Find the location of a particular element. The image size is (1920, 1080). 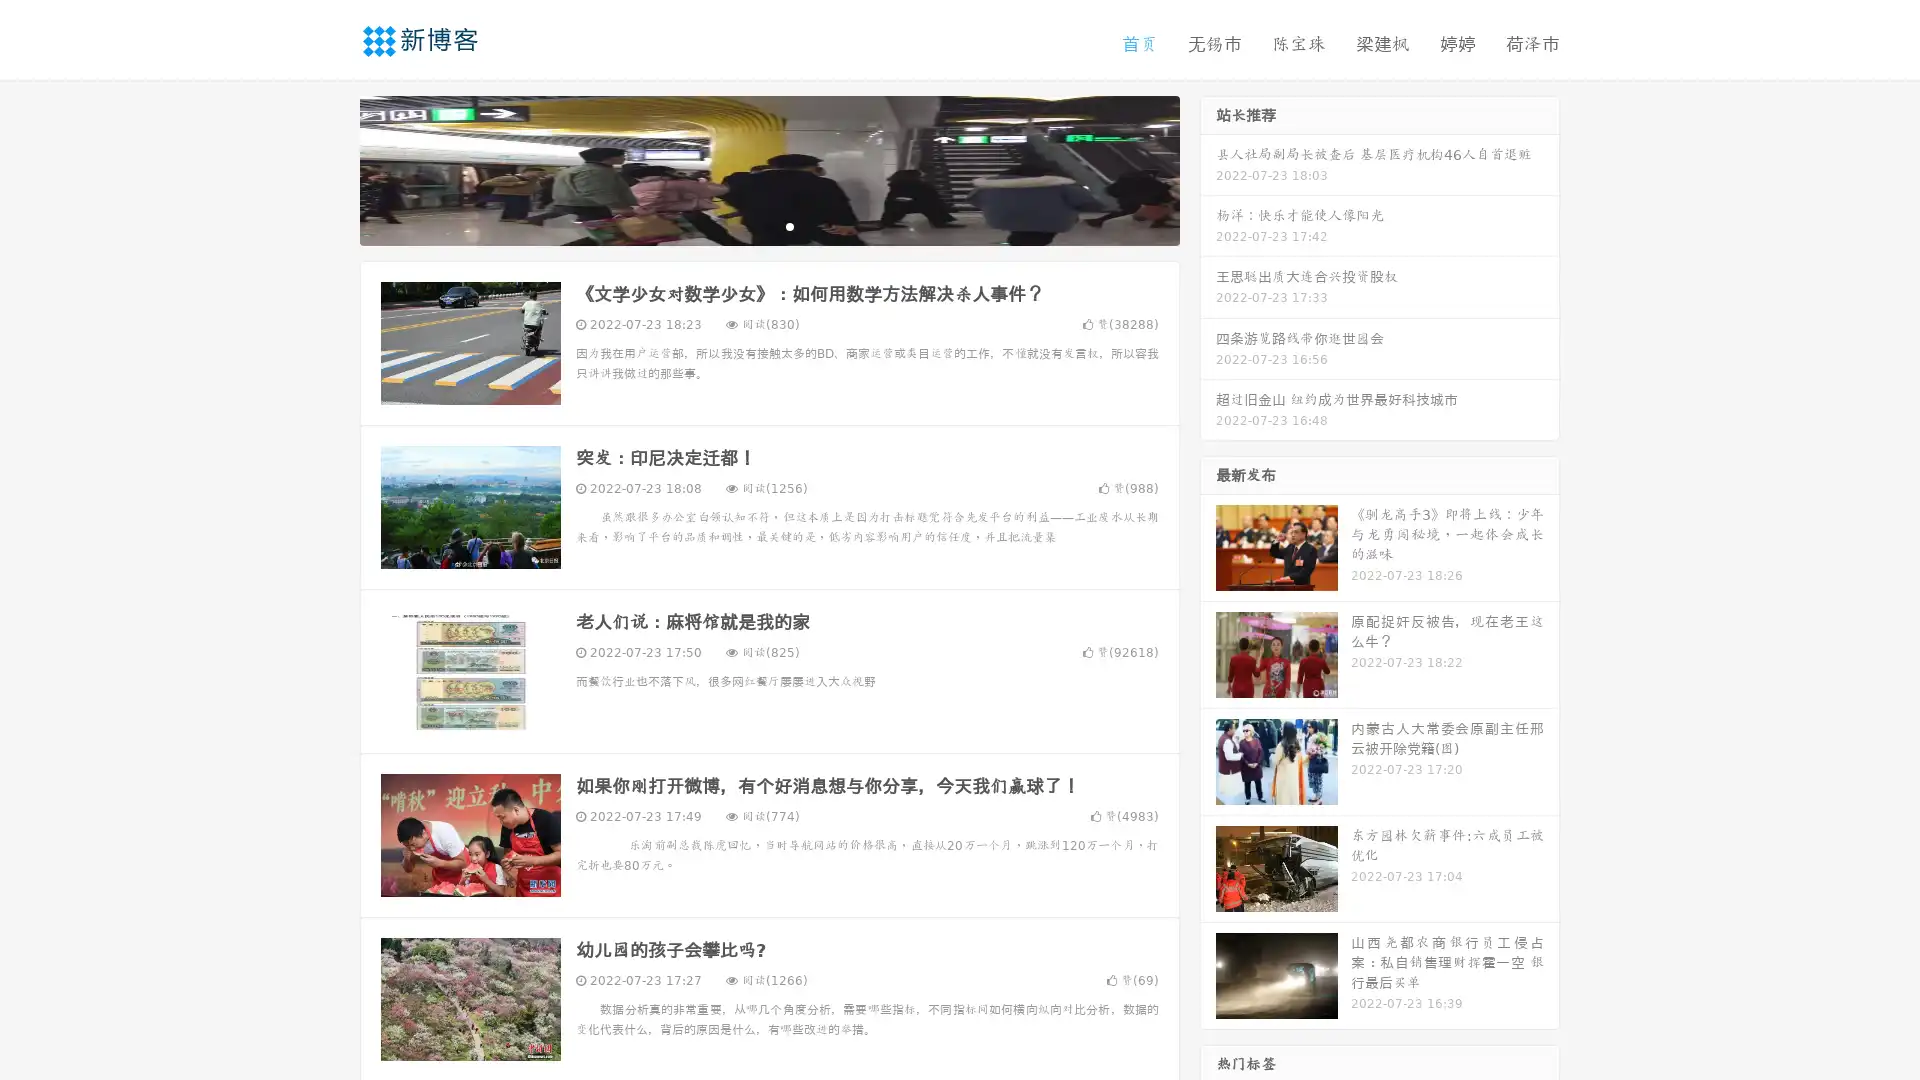

Go to slide 1 is located at coordinates (748, 225).